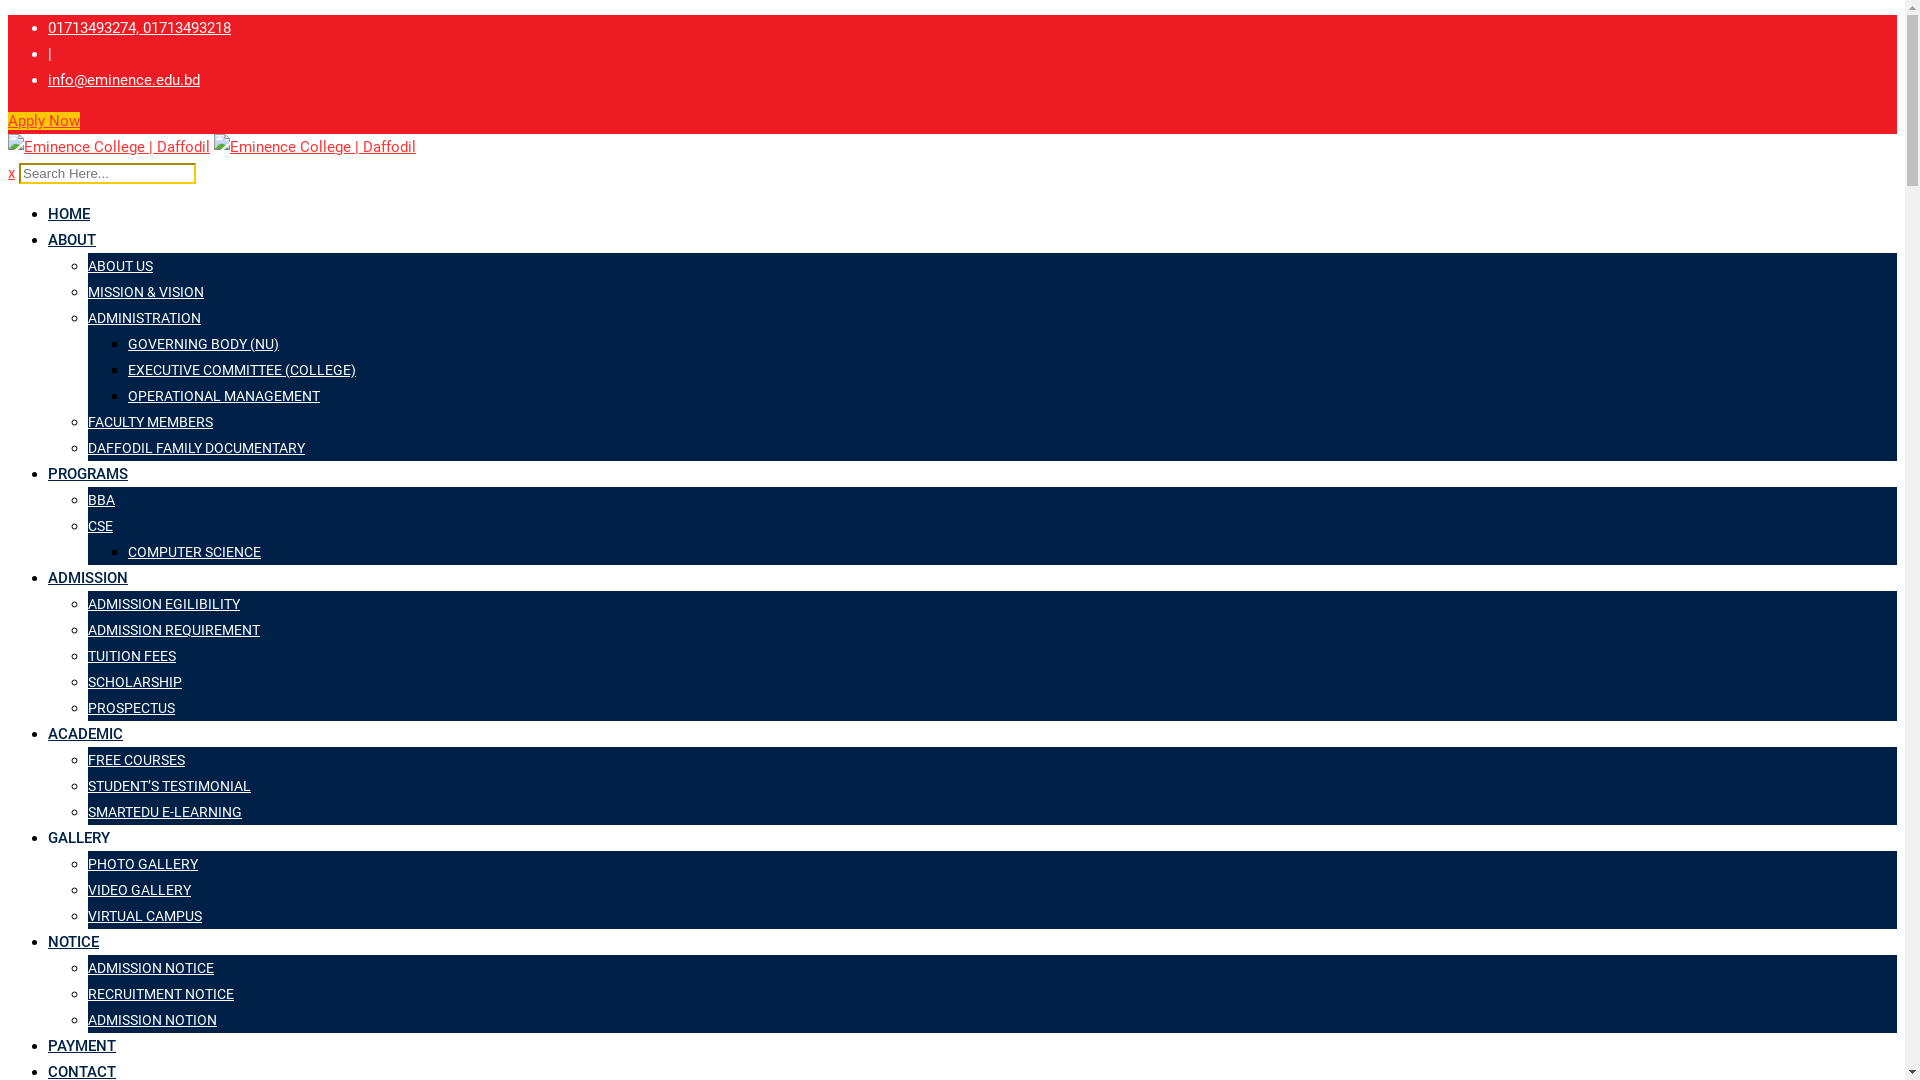 The image size is (1920, 1080). What do you see at coordinates (86, 603) in the screenshot?
I see `'ADMISSION EGILIBILITY'` at bounding box center [86, 603].